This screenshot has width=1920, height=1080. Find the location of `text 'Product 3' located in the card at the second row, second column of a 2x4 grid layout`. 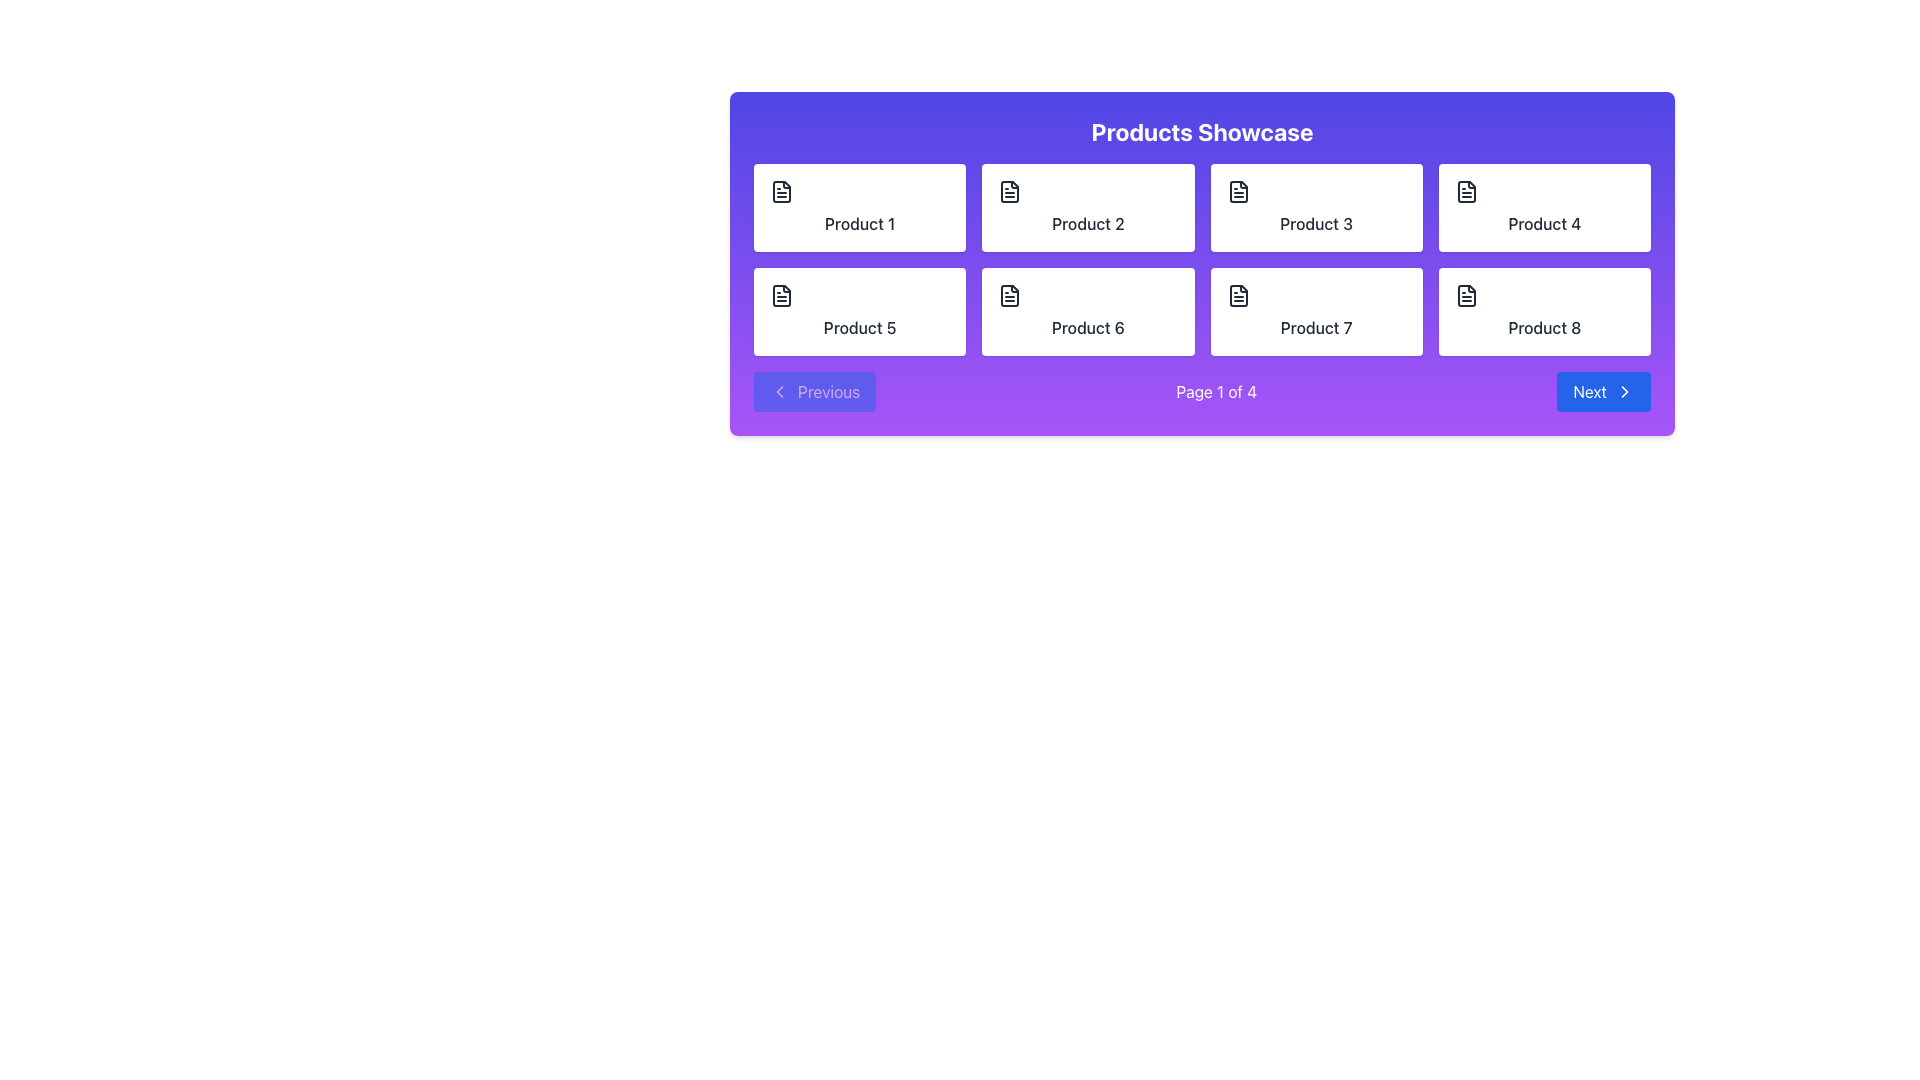

text 'Product 3' located in the card at the second row, second column of a 2x4 grid layout is located at coordinates (1316, 223).